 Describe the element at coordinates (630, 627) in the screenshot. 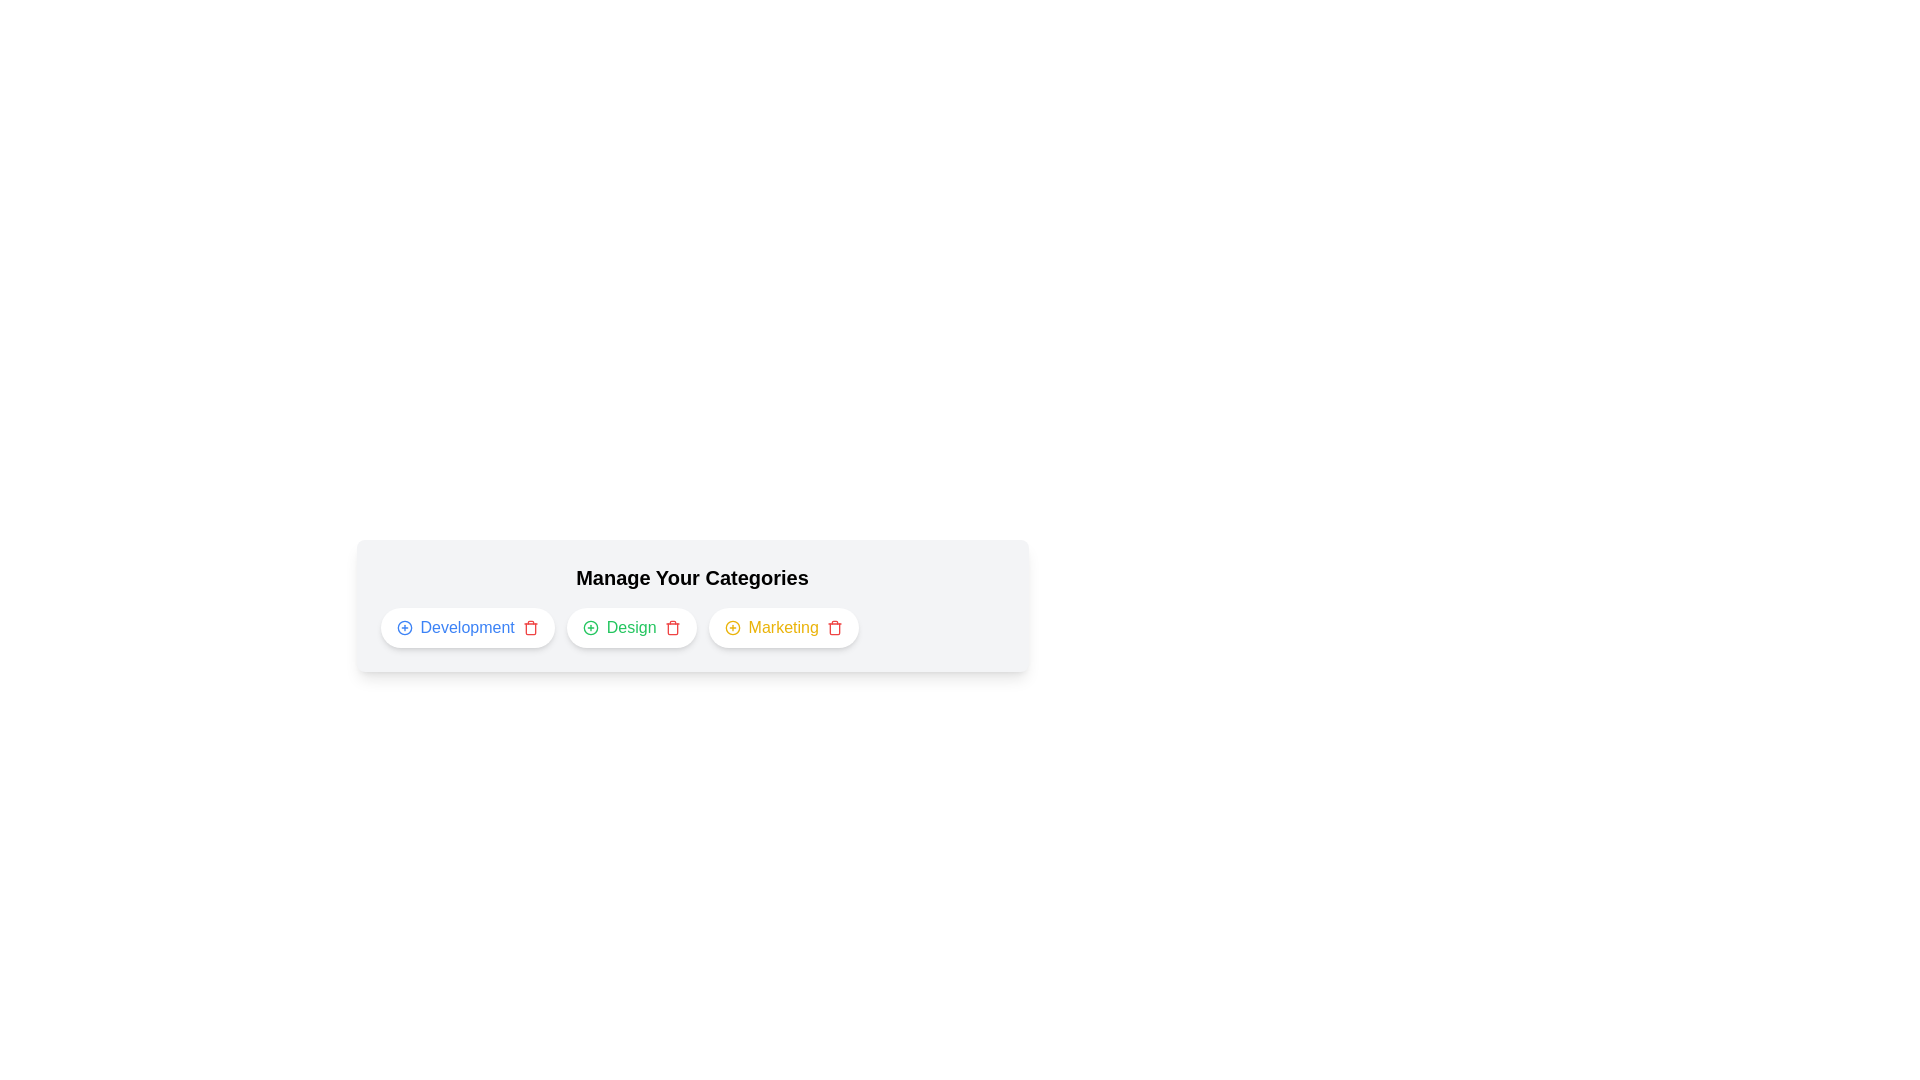

I see `the category Design to observe hover effects` at that location.